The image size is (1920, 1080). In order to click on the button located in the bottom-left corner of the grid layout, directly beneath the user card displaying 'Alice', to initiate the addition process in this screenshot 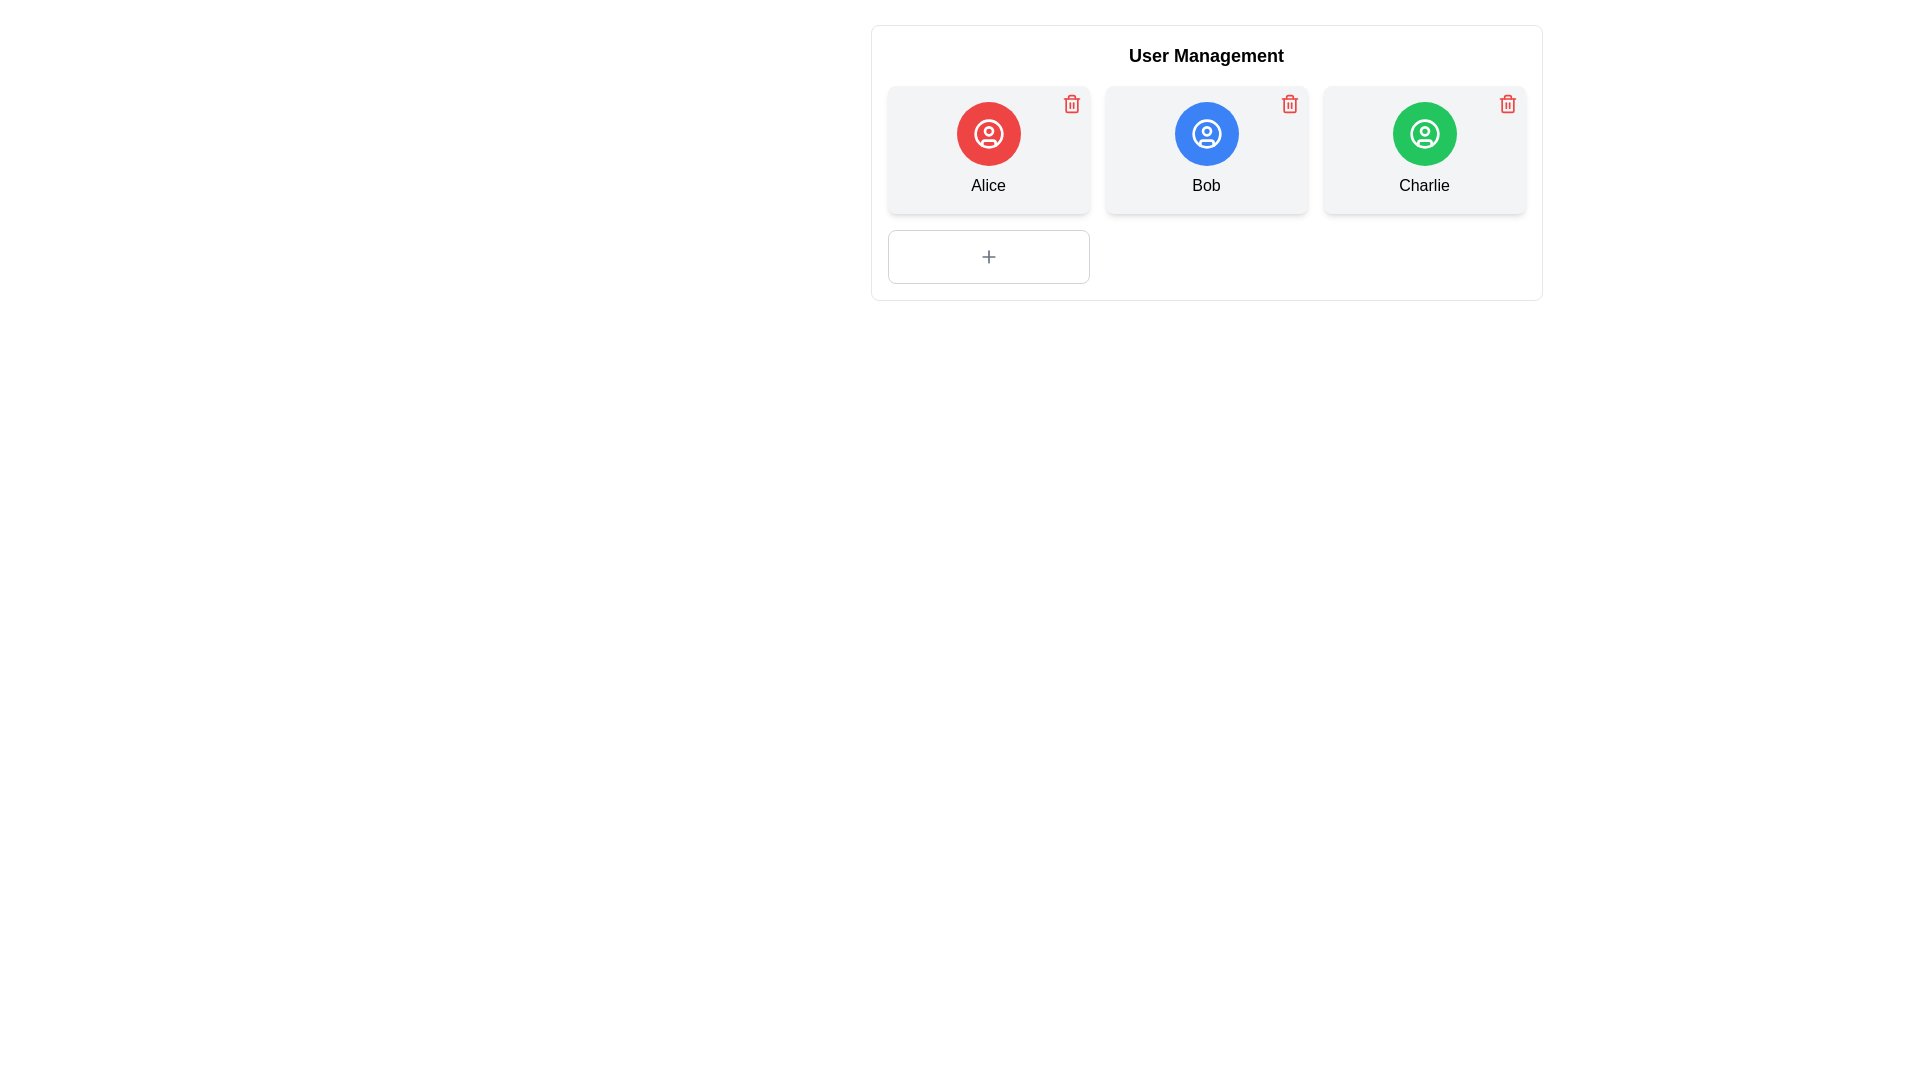, I will do `click(988, 256)`.